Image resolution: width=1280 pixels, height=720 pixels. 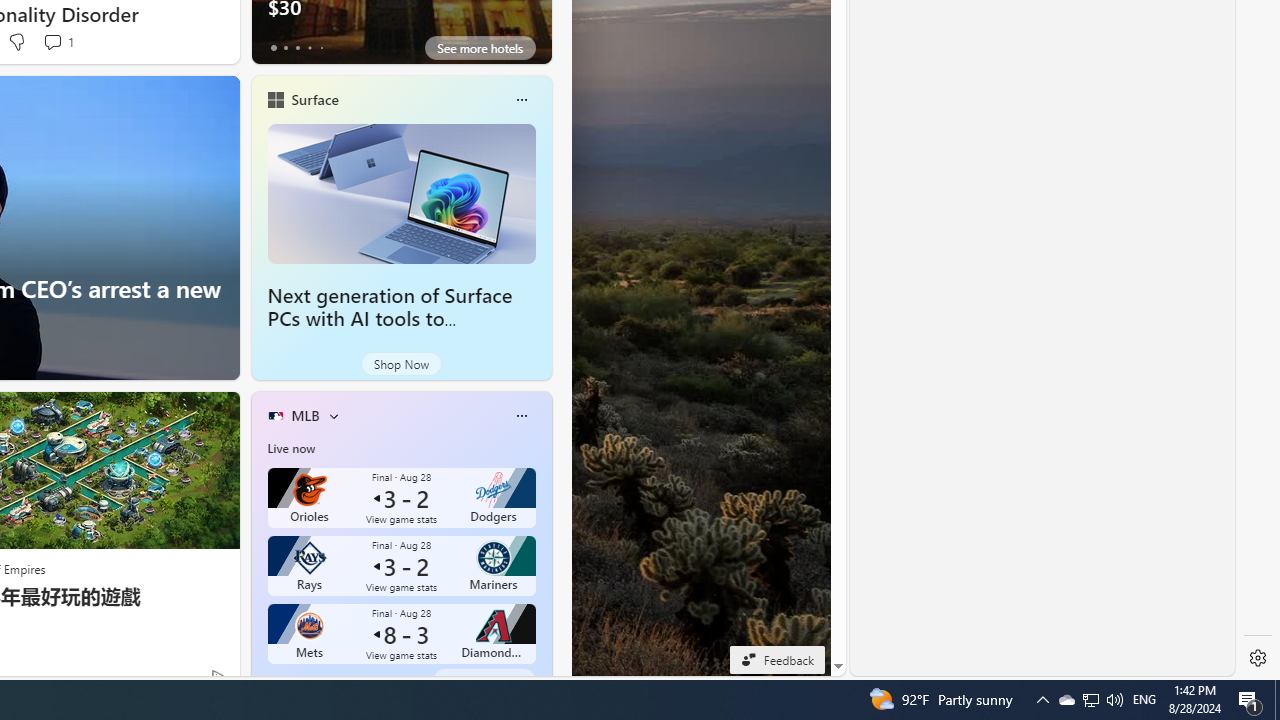 What do you see at coordinates (400, 363) in the screenshot?
I see `'Shop Now'` at bounding box center [400, 363].